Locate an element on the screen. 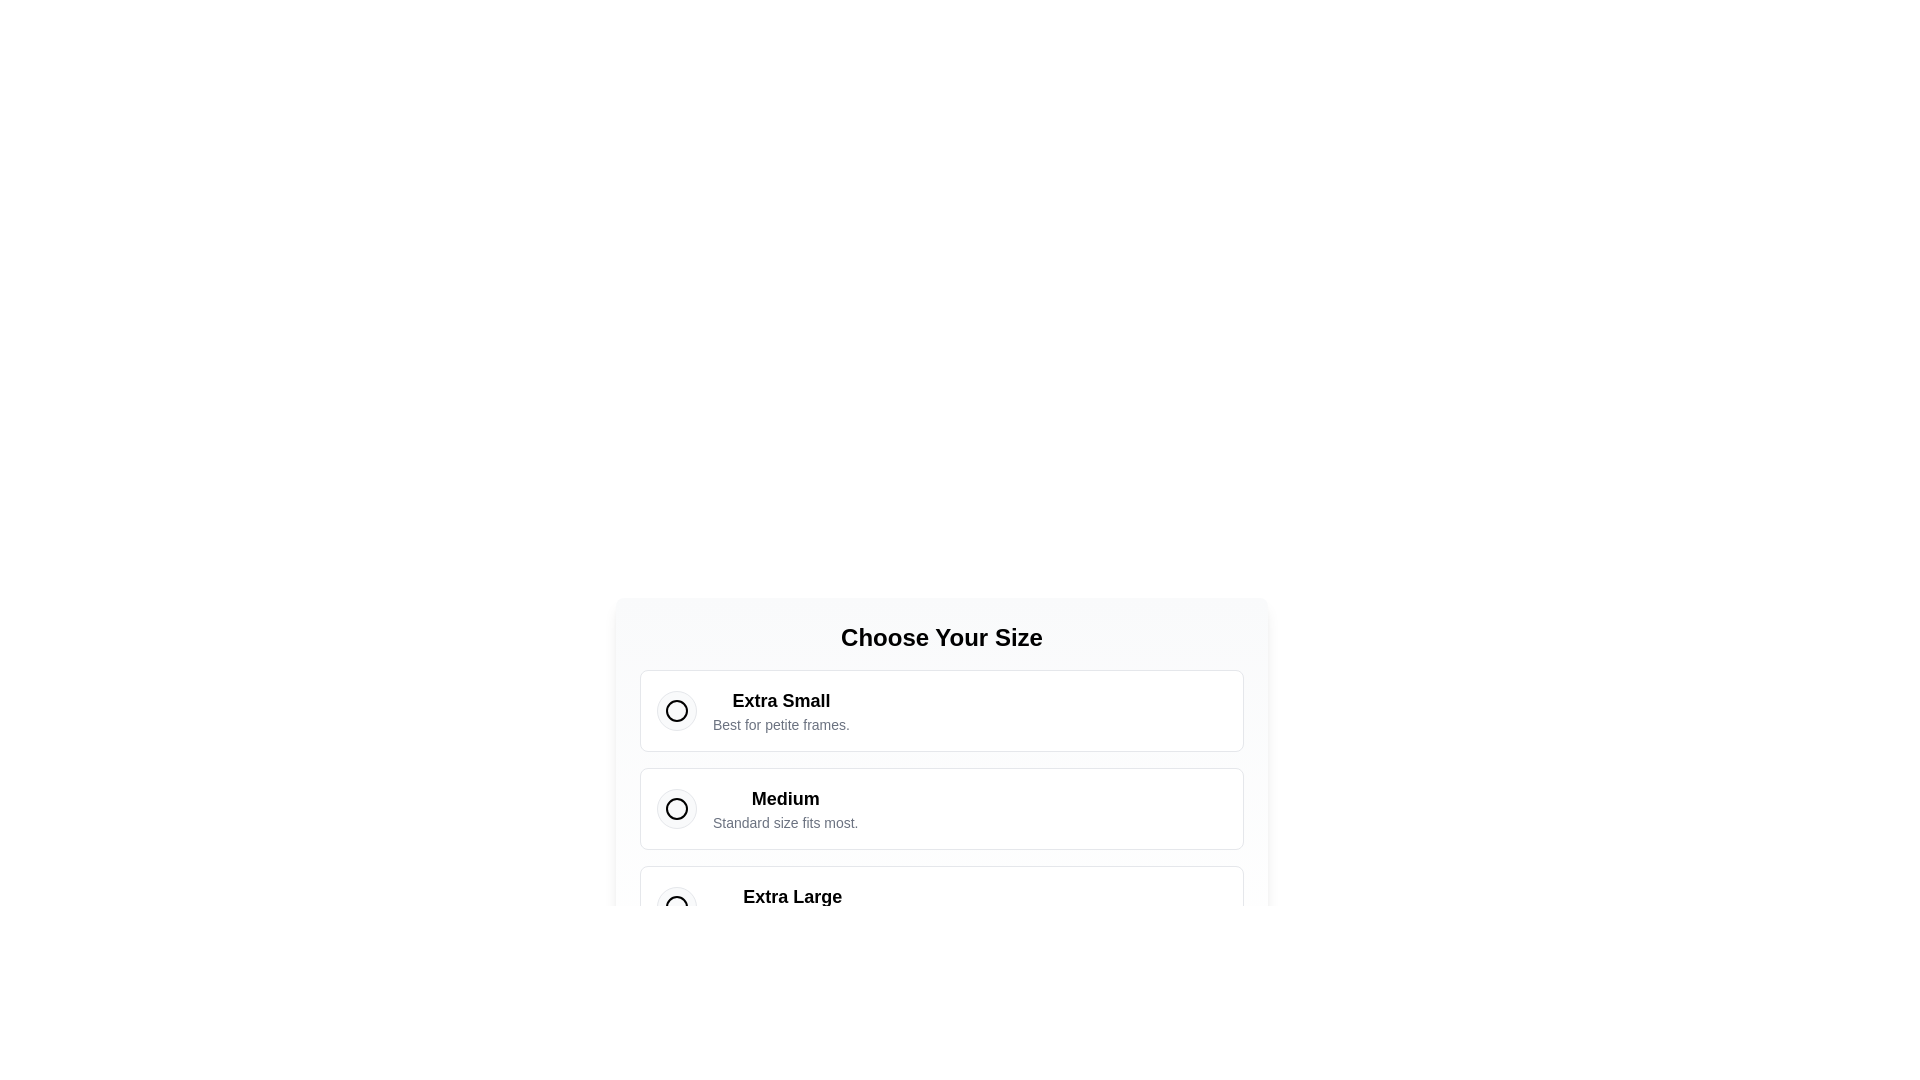 The width and height of the screenshot is (1920, 1080). the 'Extra Small' radio button located under the 'Choose Your Size' header is located at coordinates (676, 709).